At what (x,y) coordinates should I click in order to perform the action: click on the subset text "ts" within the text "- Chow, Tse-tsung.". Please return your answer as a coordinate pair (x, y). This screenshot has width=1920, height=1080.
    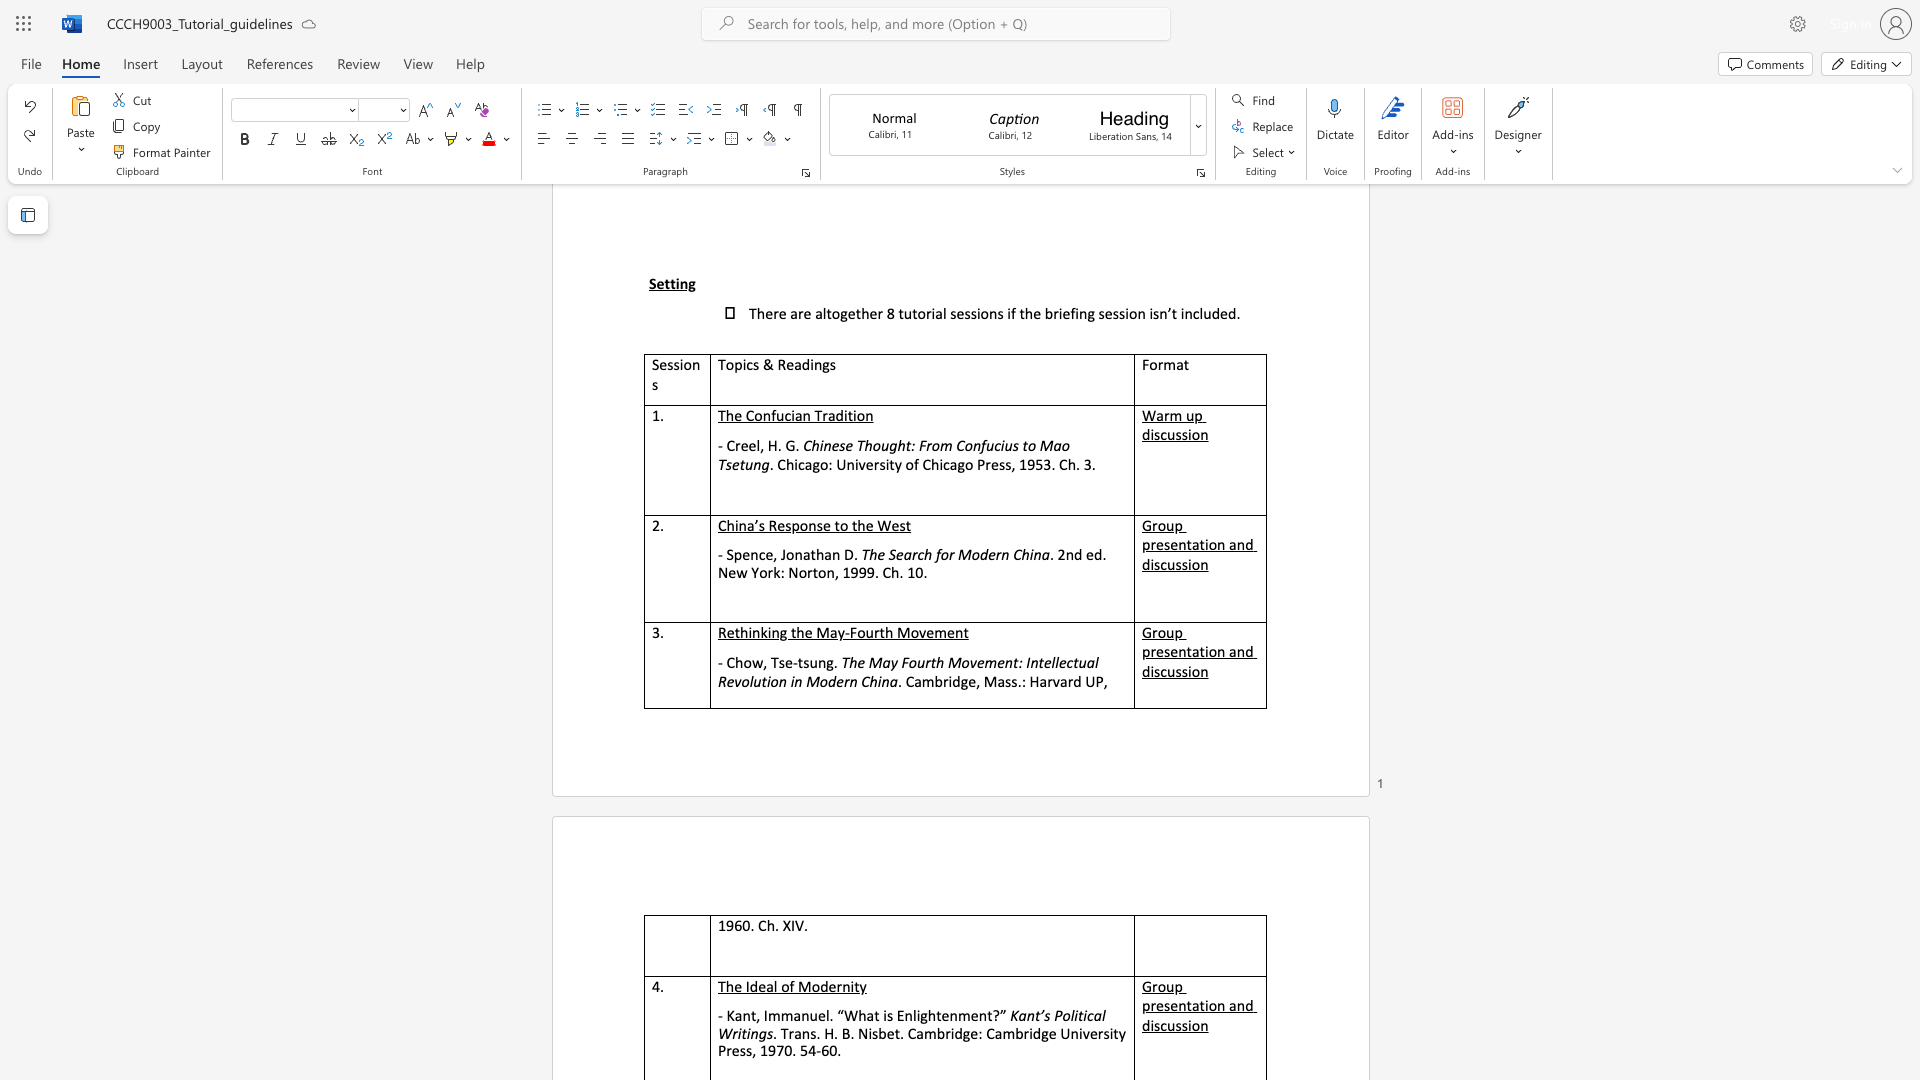
    Looking at the image, I should click on (796, 662).